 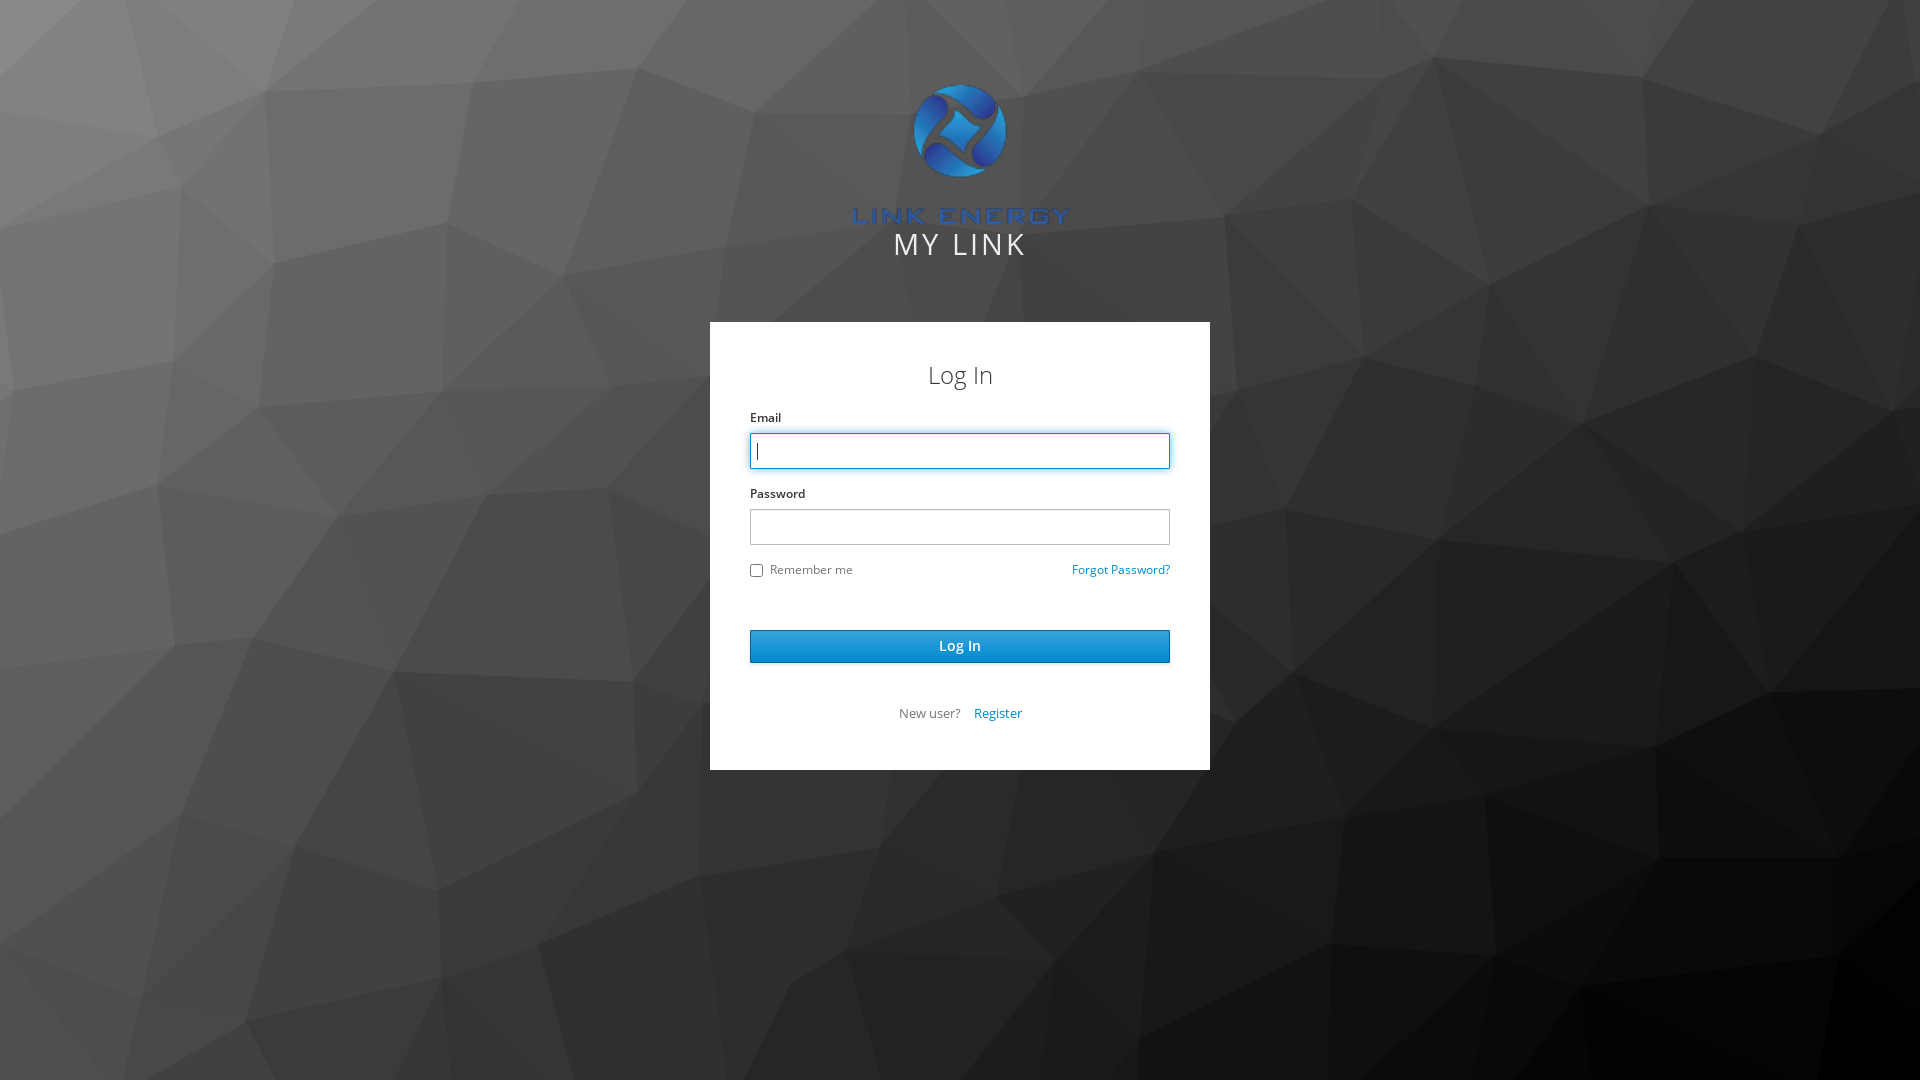 I want to click on 'Register', so click(x=998, y=712).